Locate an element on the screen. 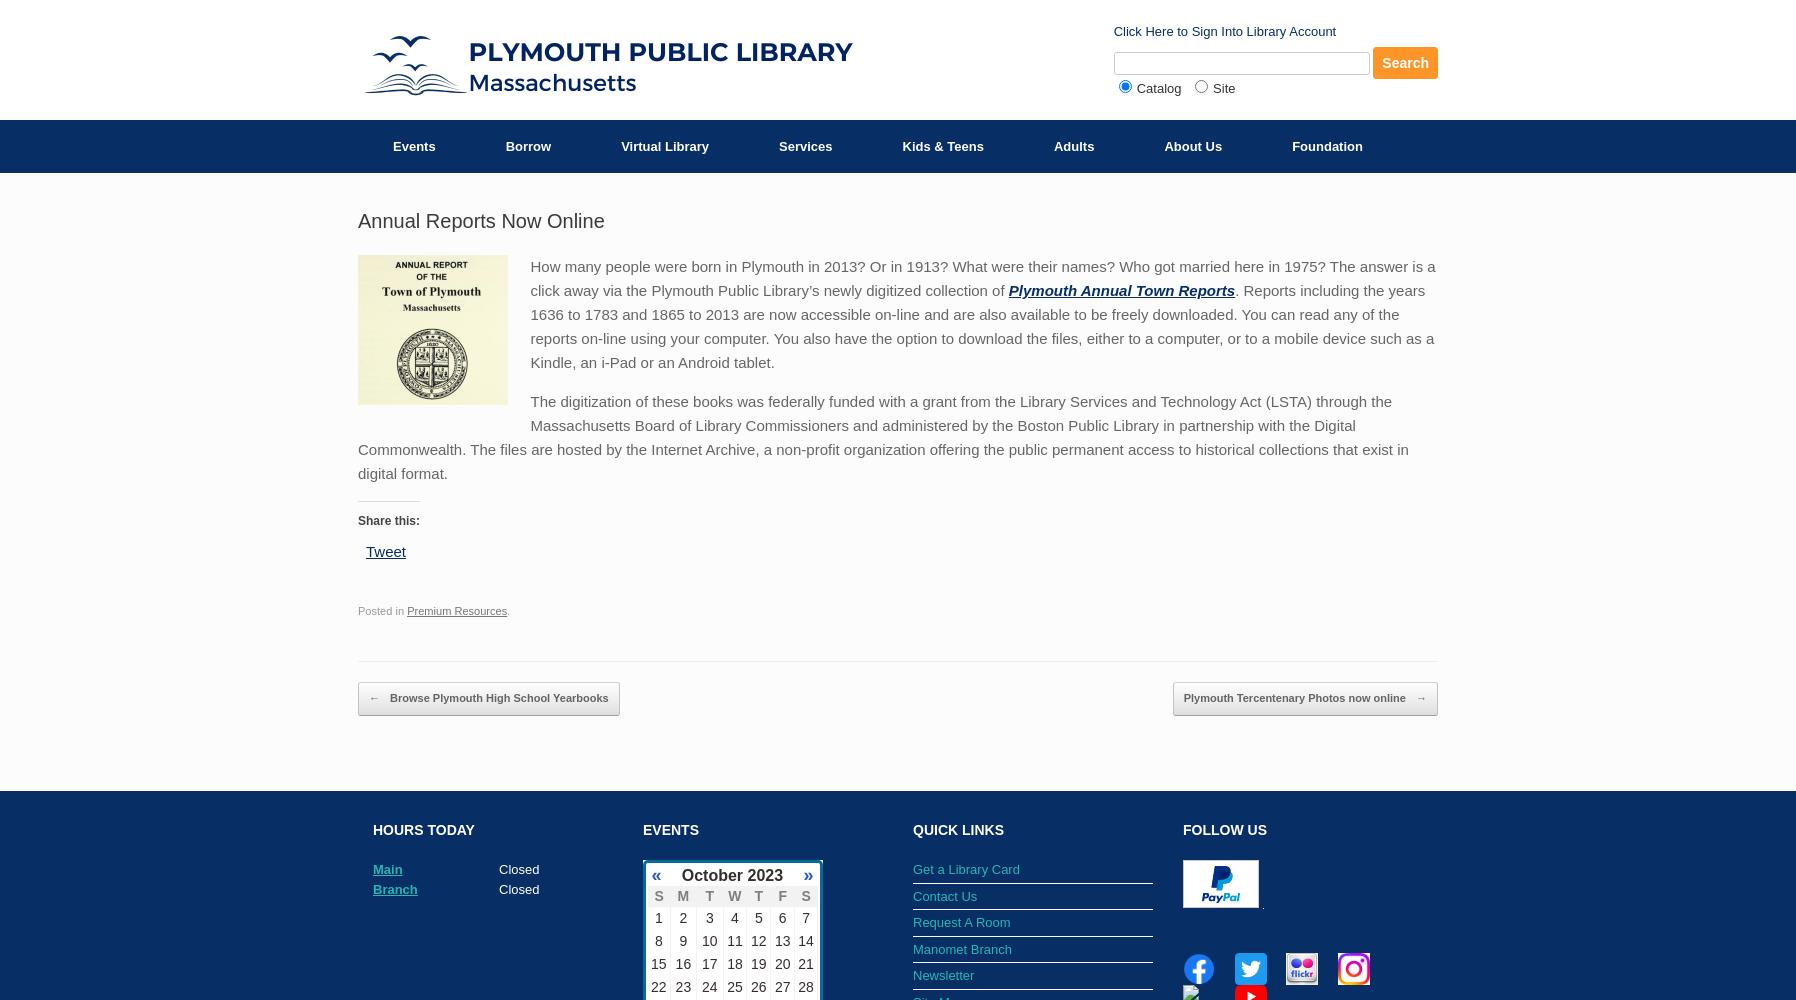  'Plymouth Tercentenary Photos now online' is located at coordinates (1295, 697).